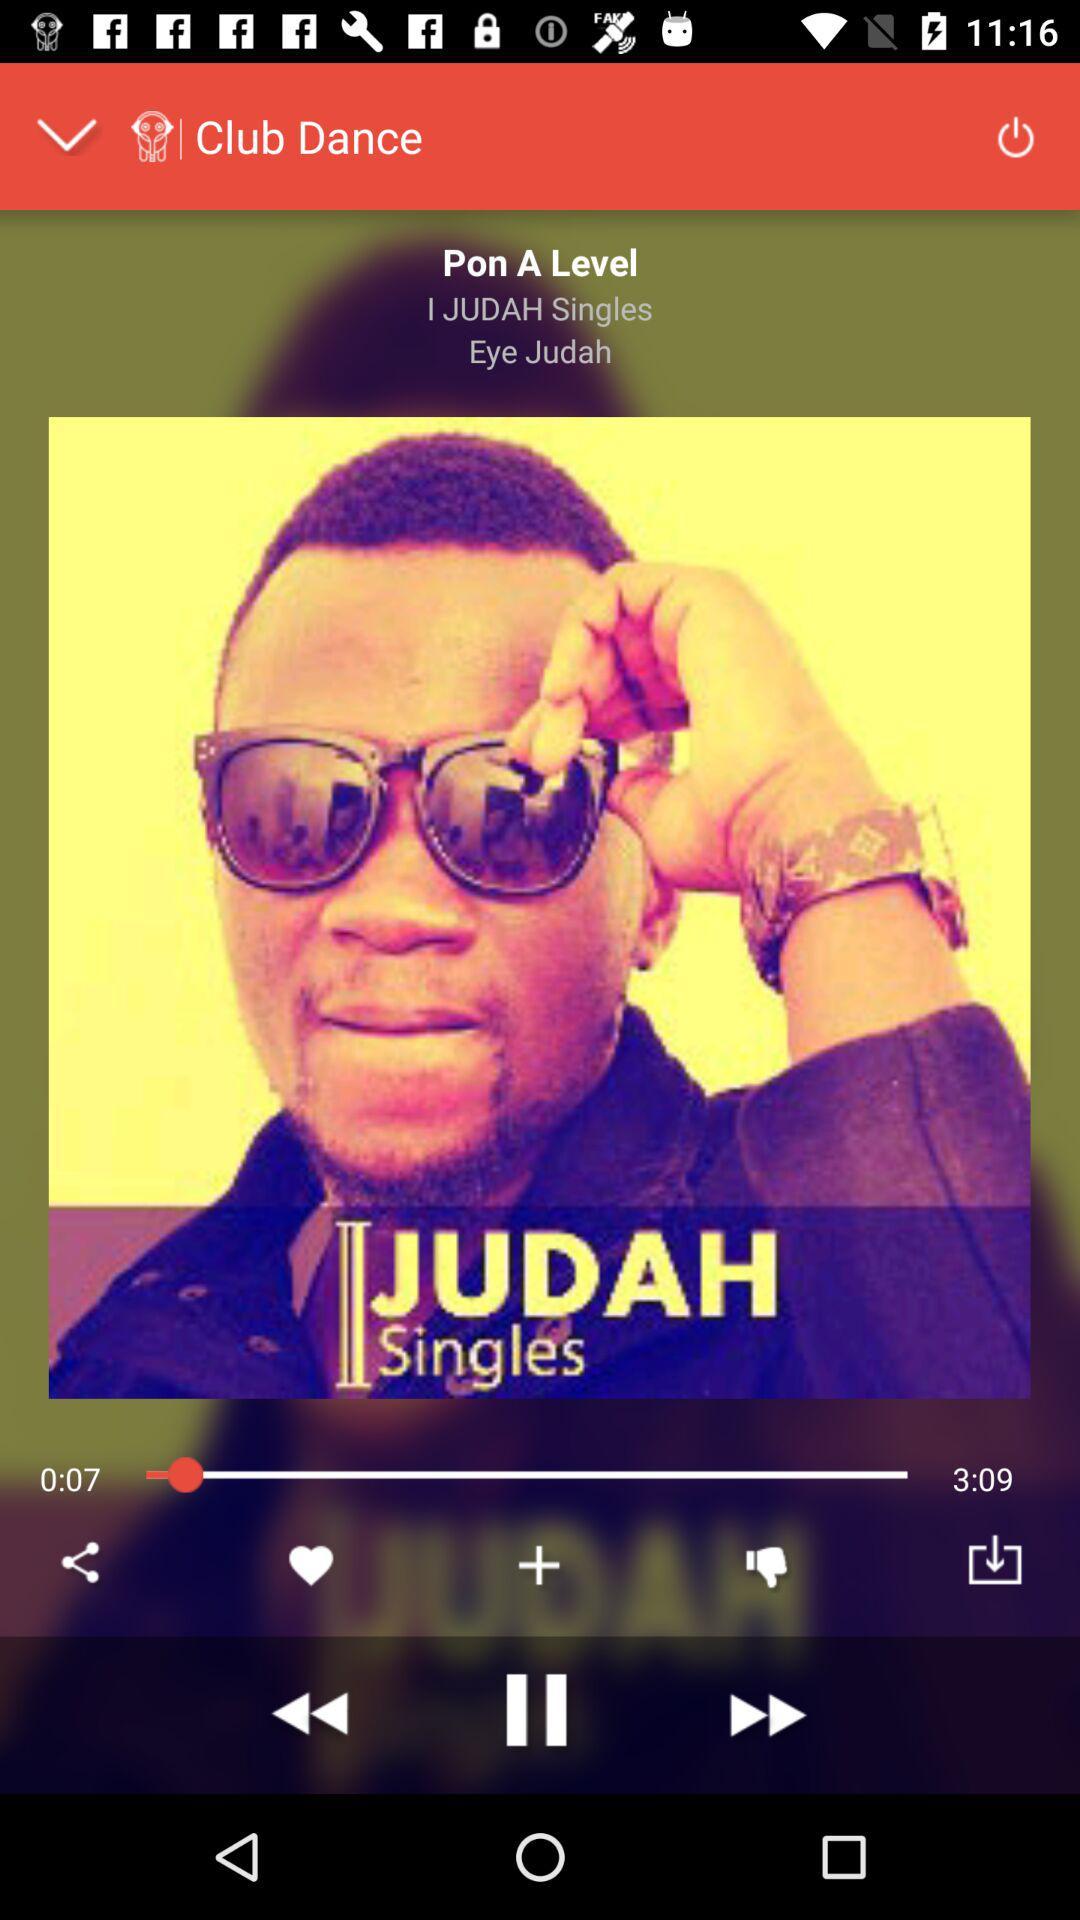  Describe the element at coordinates (308, 135) in the screenshot. I see `club dance item` at that location.